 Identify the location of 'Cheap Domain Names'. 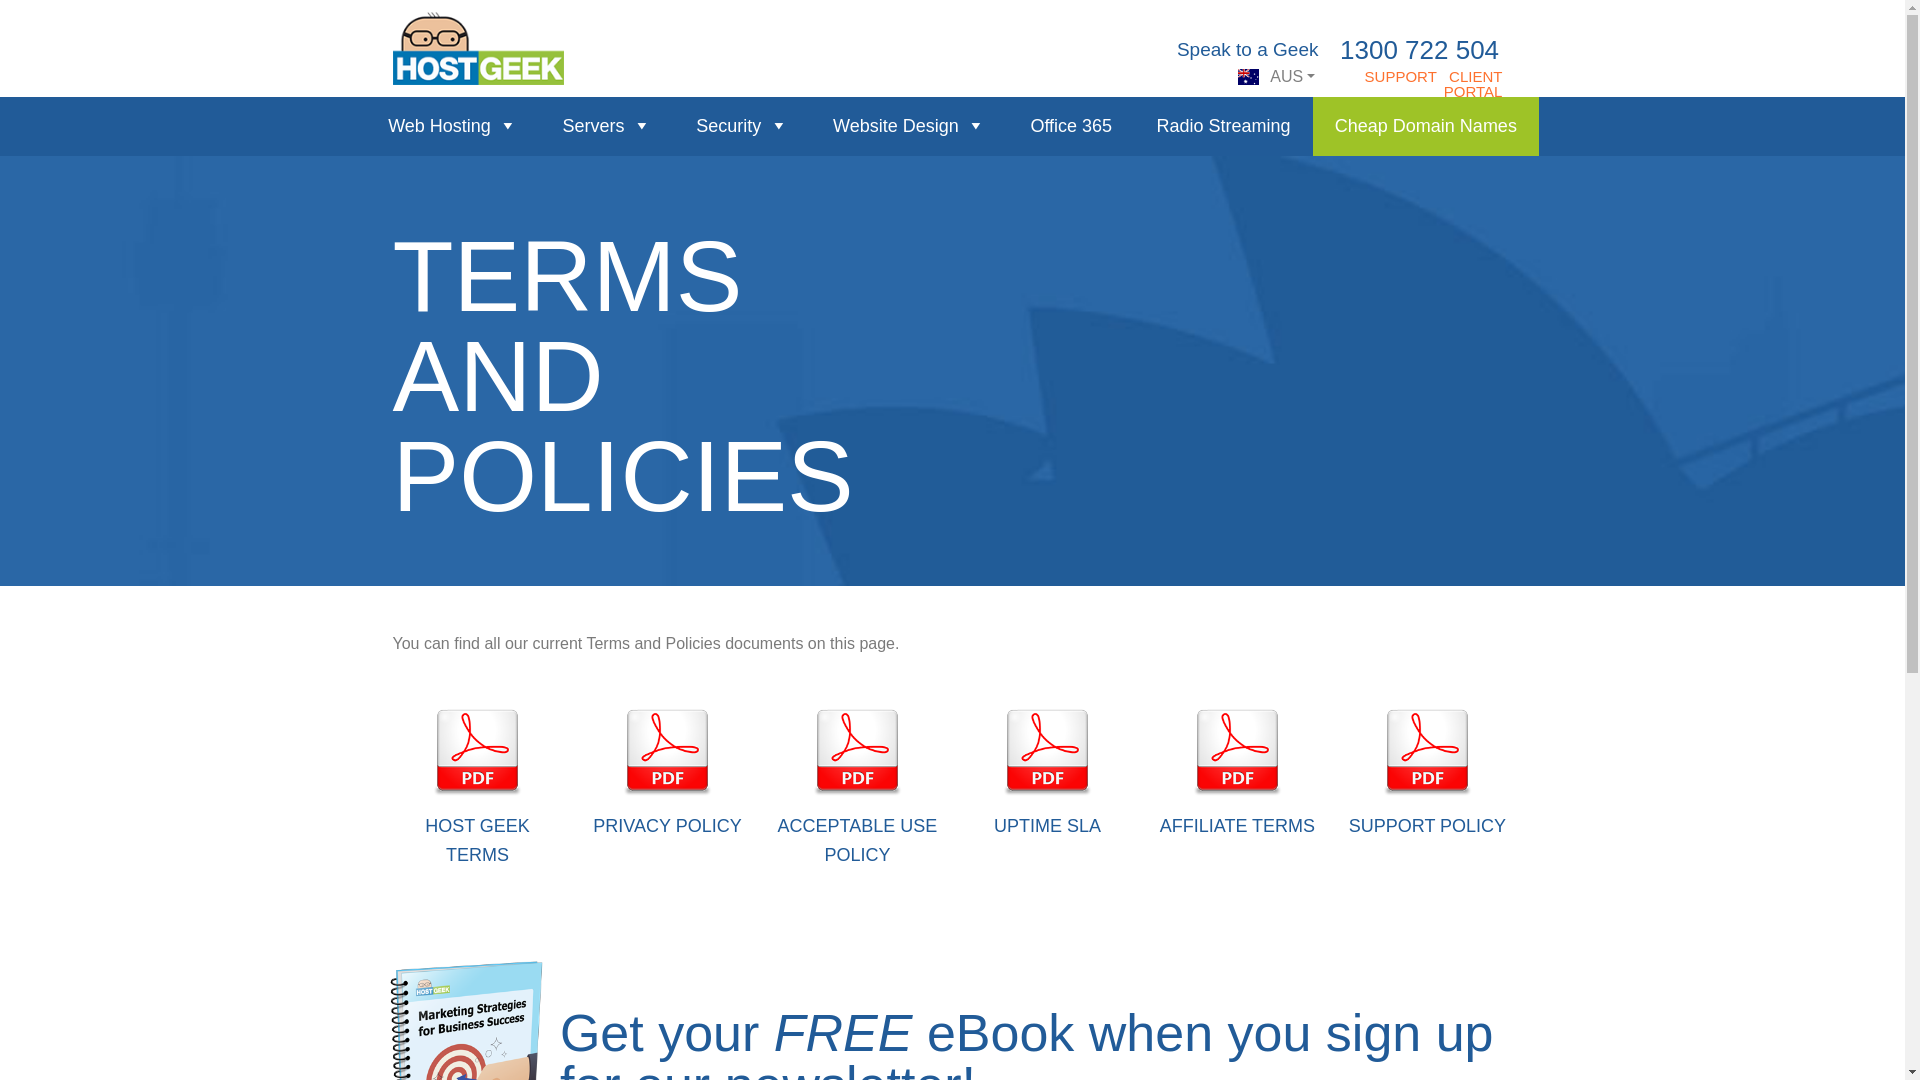
(1424, 126).